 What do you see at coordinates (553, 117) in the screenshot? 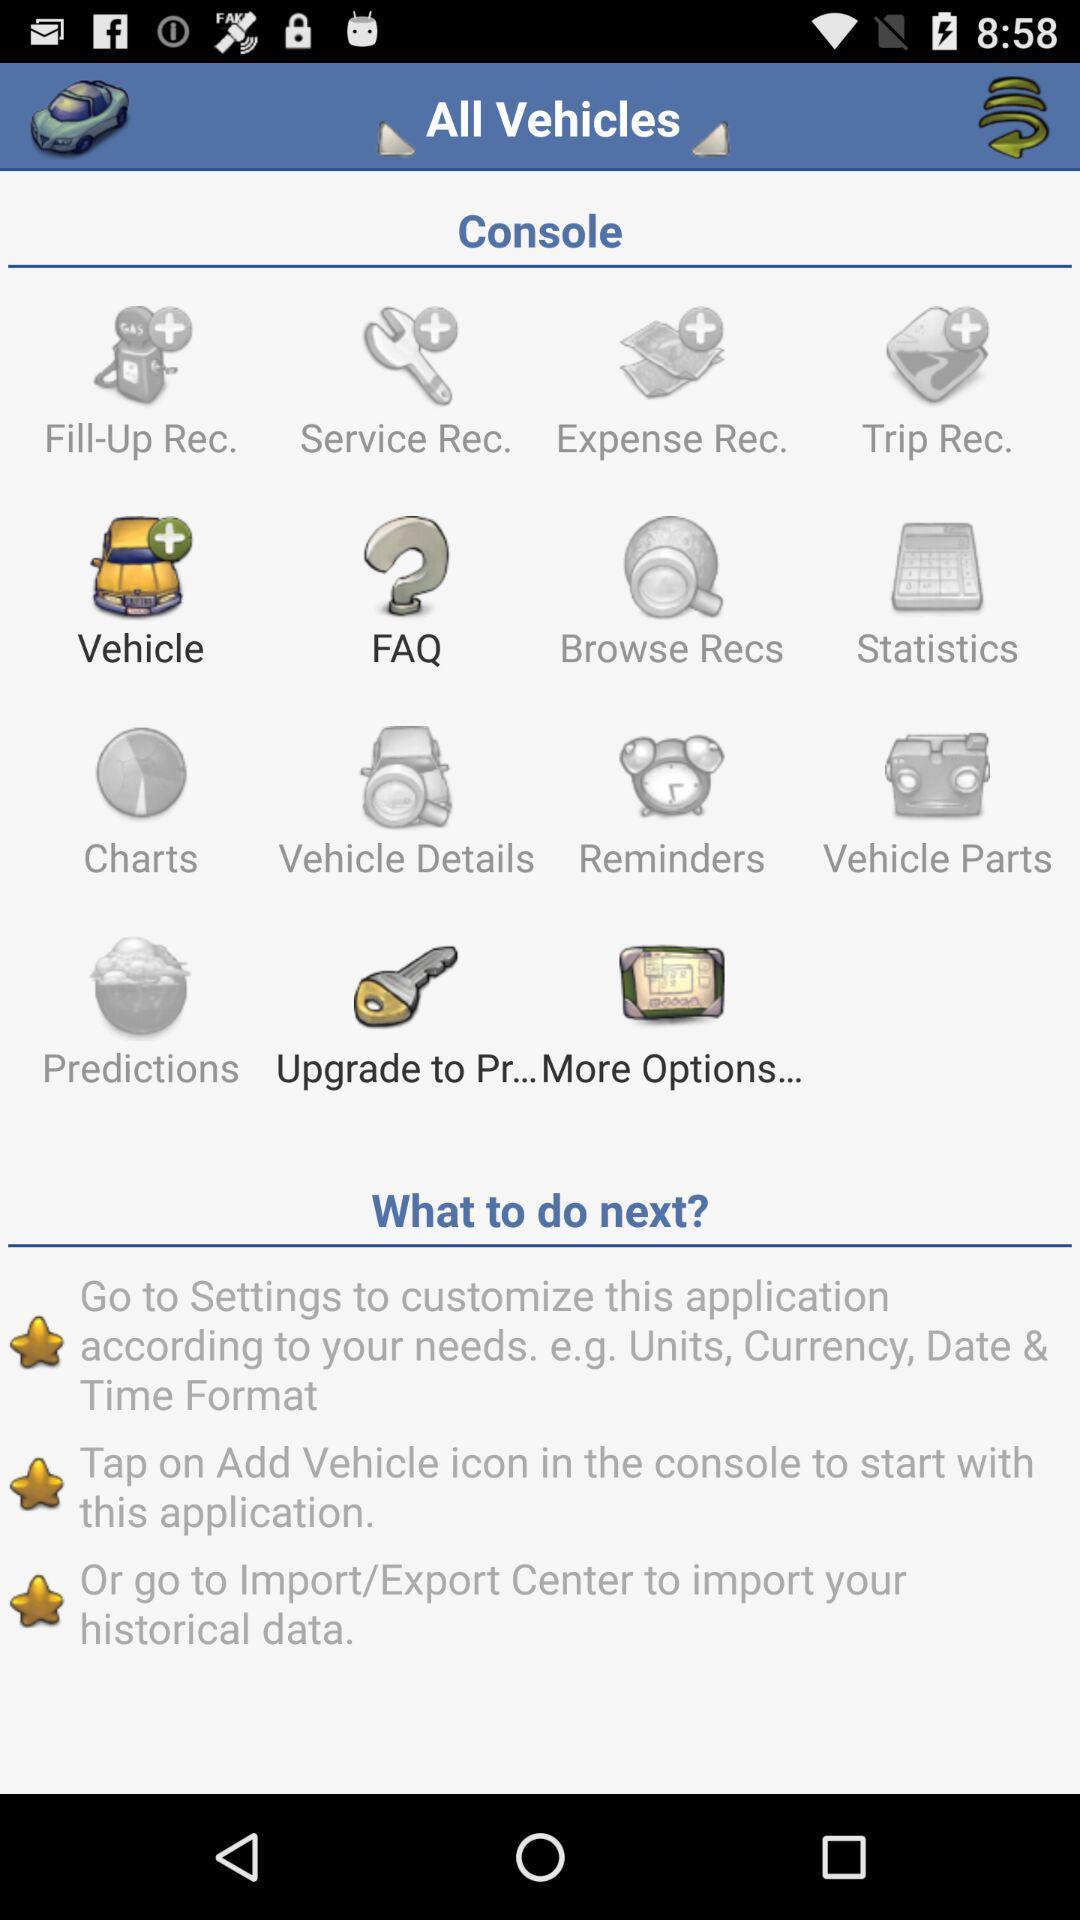
I see `the all vehicles app` at bounding box center [553, 117].